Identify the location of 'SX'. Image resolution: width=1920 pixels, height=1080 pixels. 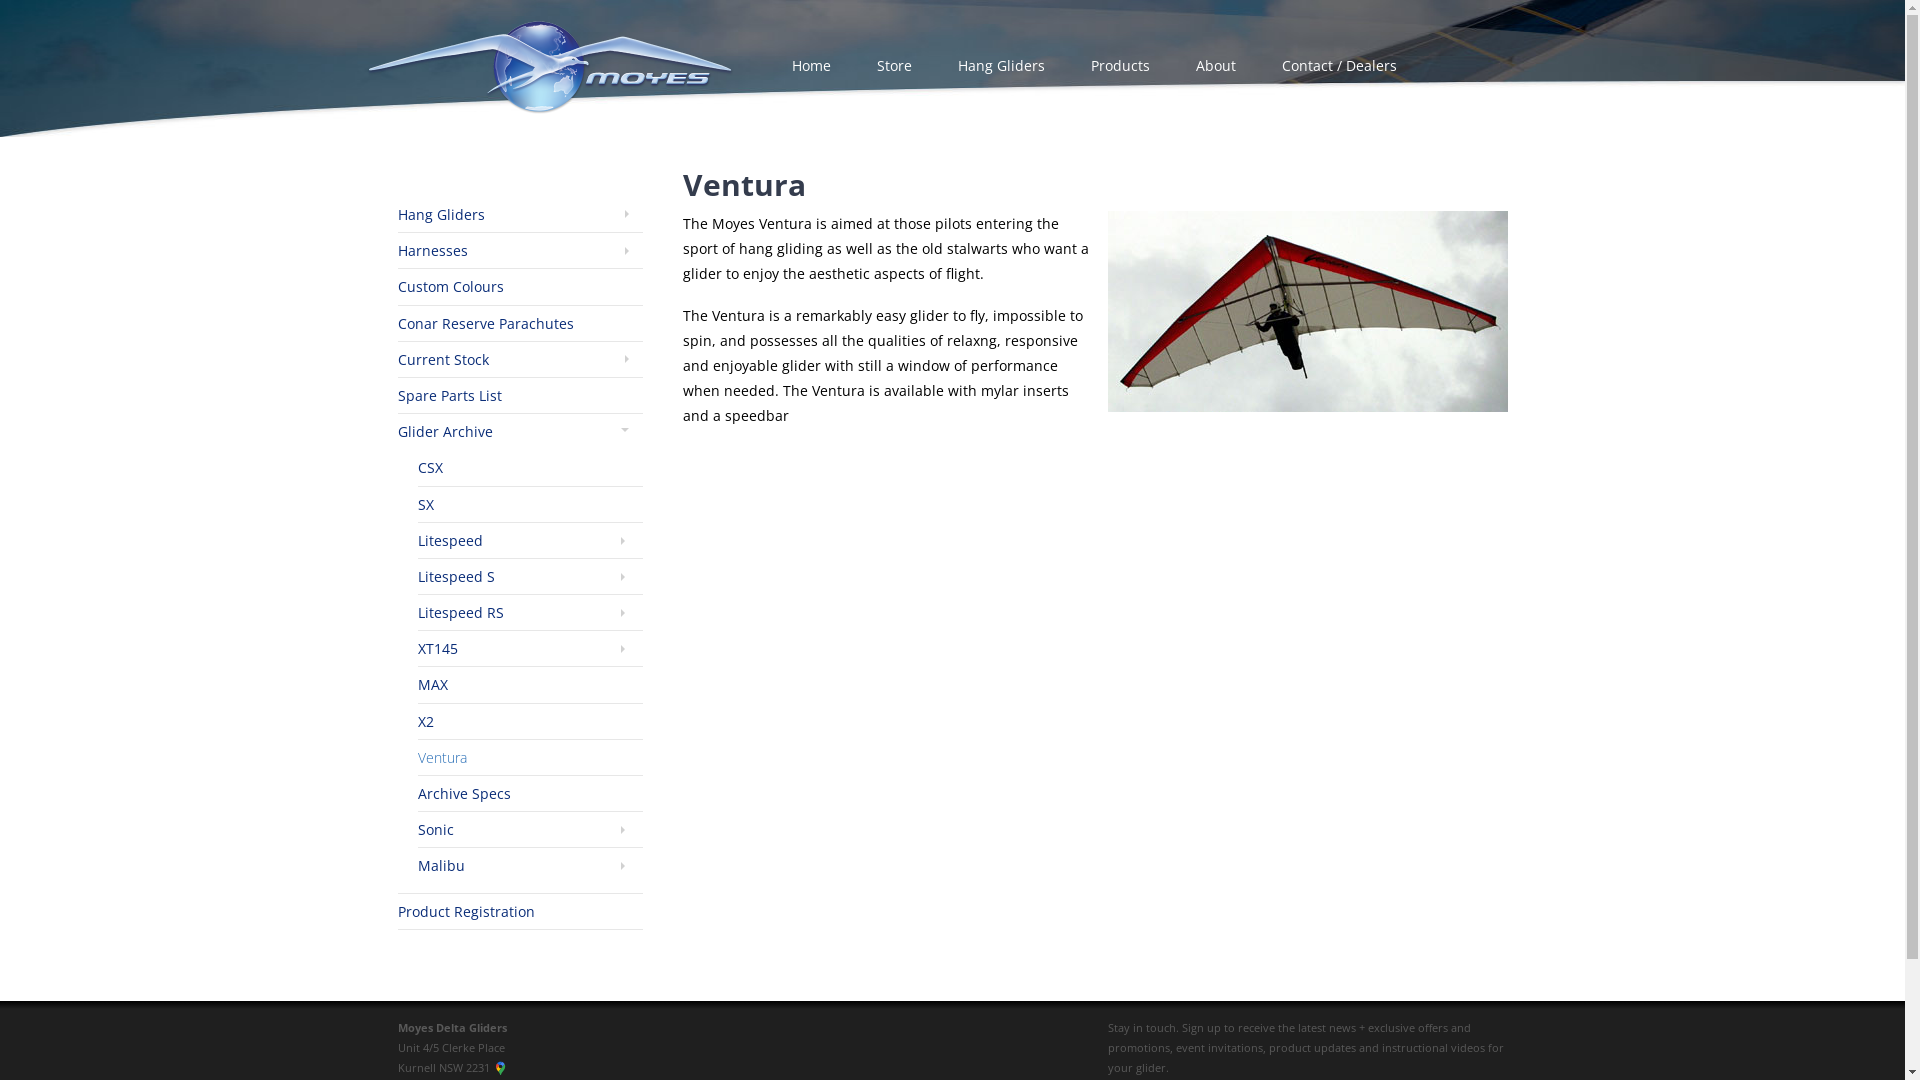
(425, 502).